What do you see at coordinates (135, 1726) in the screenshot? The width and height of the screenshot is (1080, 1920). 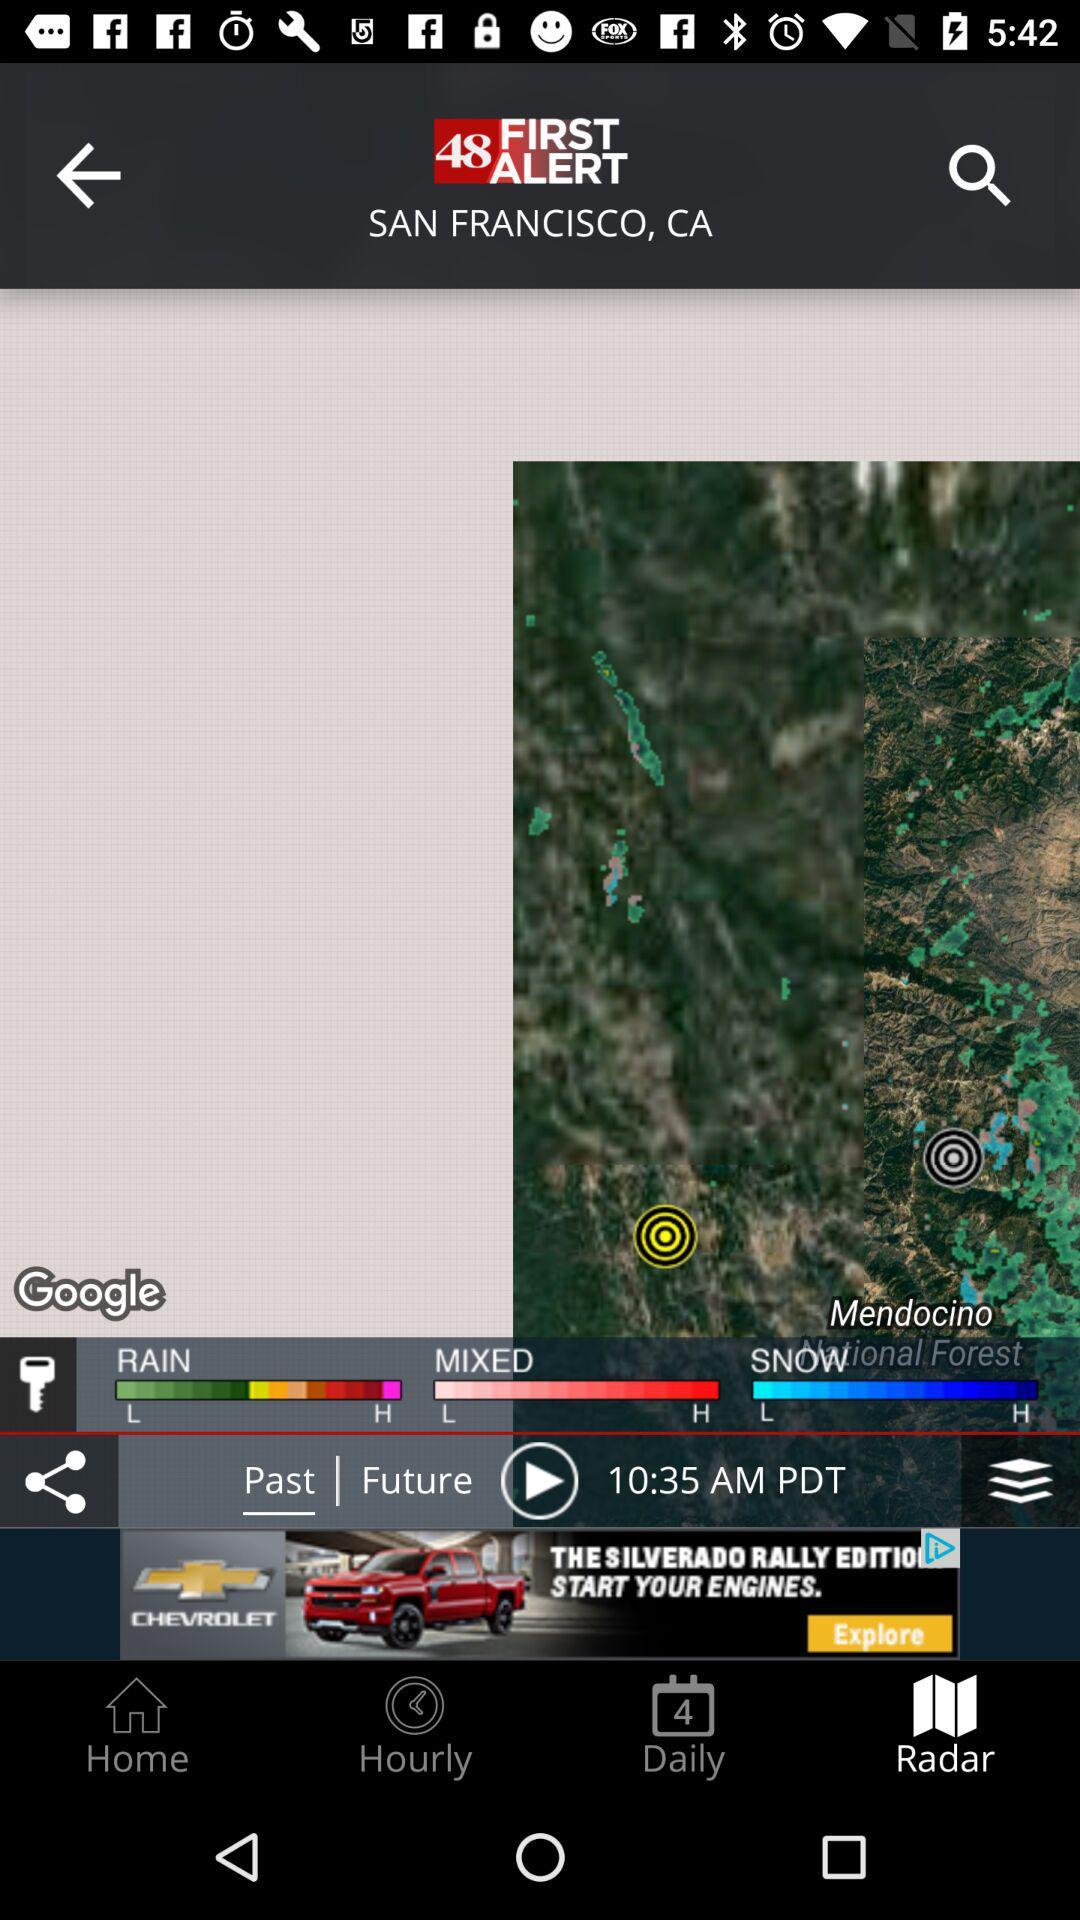 I see `the home` at bounding box center [135, 1726].